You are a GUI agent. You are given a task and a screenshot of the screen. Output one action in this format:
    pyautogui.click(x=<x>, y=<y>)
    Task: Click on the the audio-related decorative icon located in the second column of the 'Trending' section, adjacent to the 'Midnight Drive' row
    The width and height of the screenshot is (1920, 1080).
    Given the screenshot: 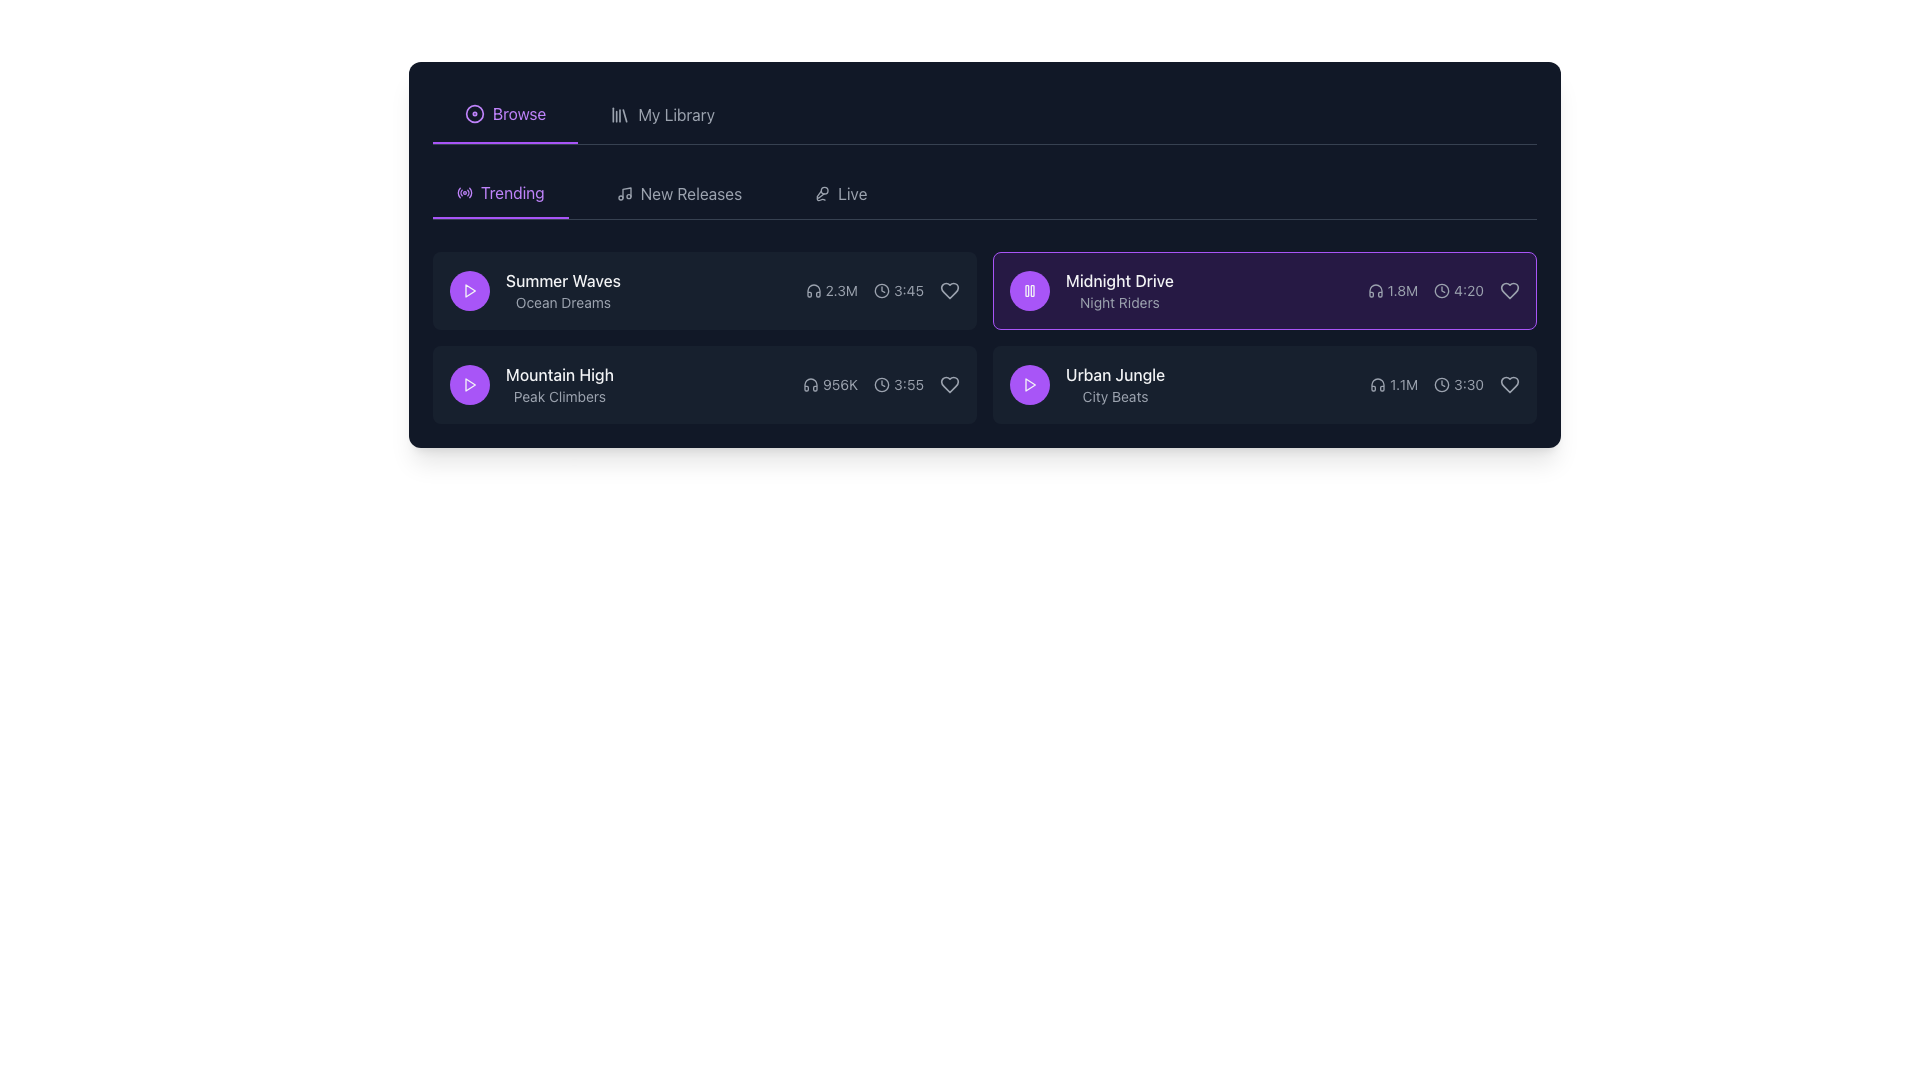 What is the action you would take?
    pyautogui.click(x=813, y=290)
    